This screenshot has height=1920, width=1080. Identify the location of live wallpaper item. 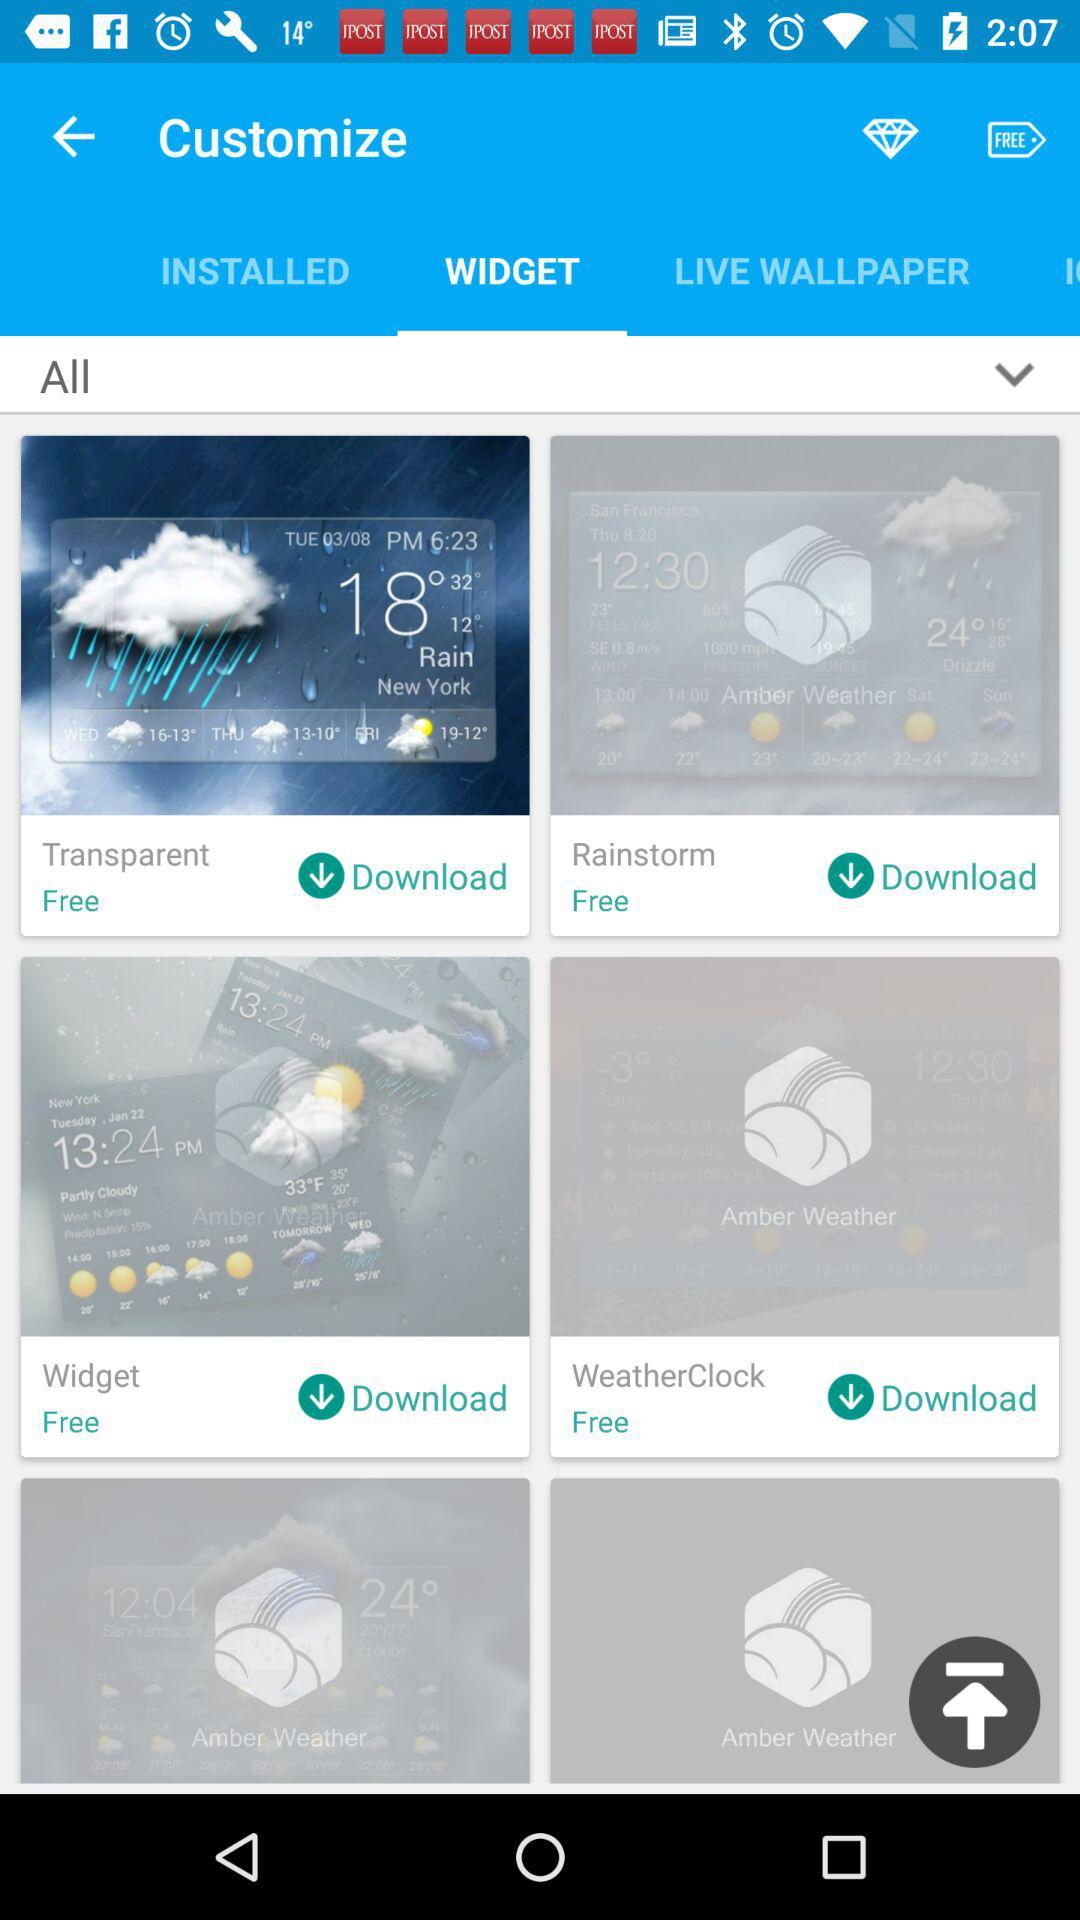
(821, 269).